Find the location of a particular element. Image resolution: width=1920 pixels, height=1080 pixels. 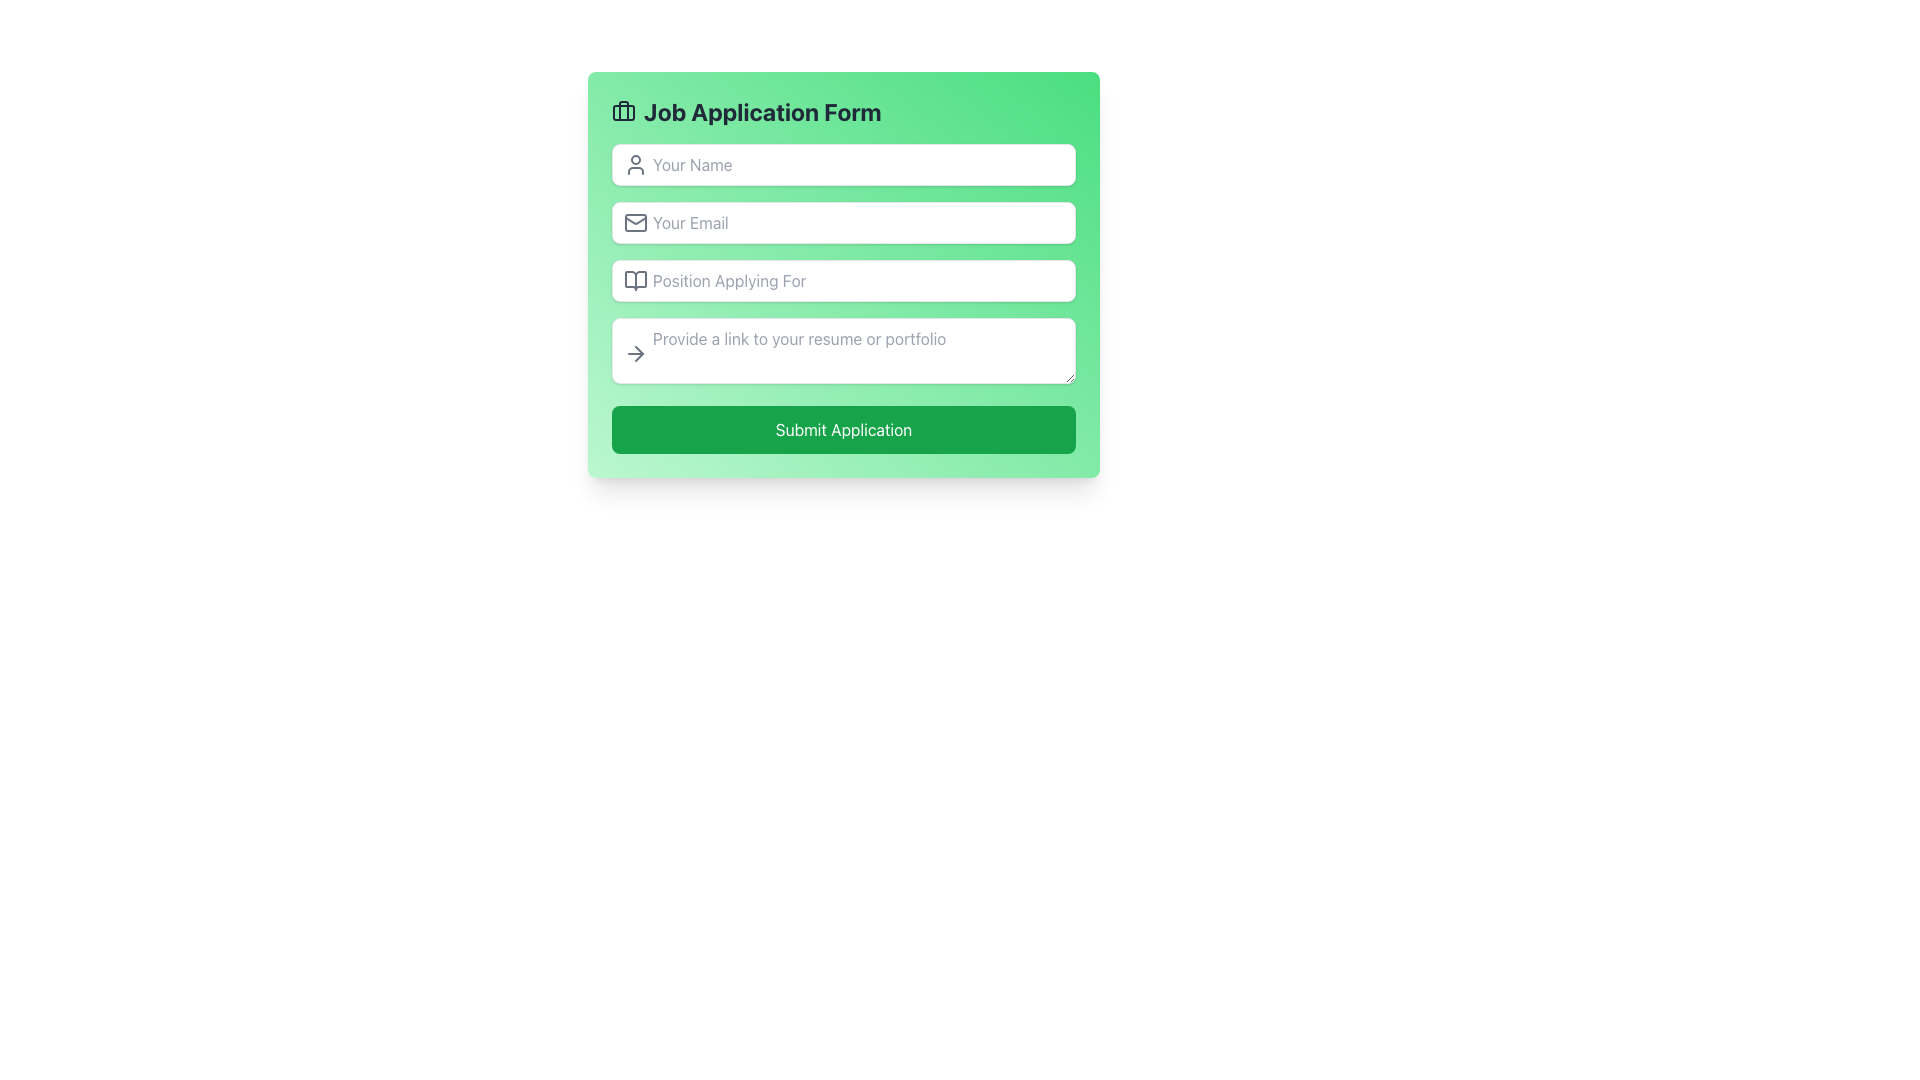

the icon representing the context of the form, which is located to the immediate left of the text 'Job Application Form' in the header section is located at coordinates (623, 111).